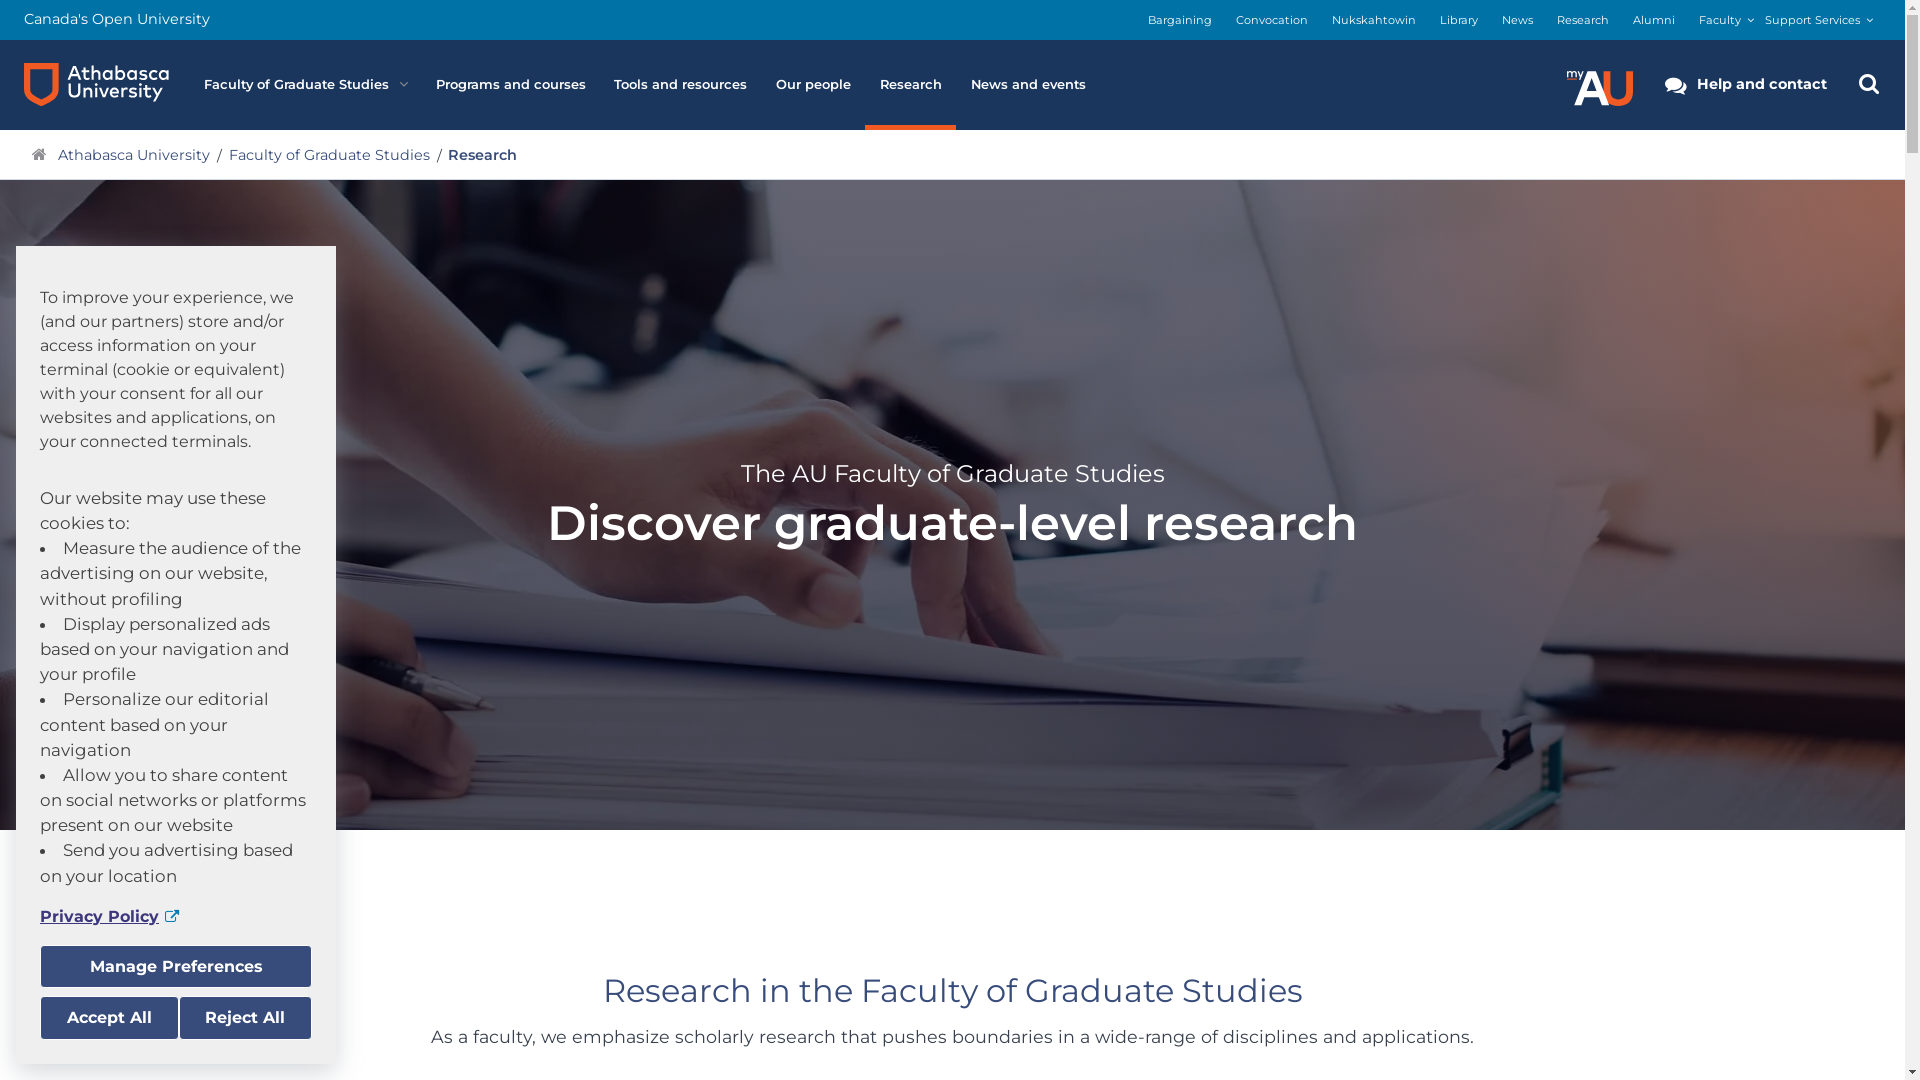  Describe the element at coordinates (1718, 20) in the screenshot. I see `'Faculty'` at that location.